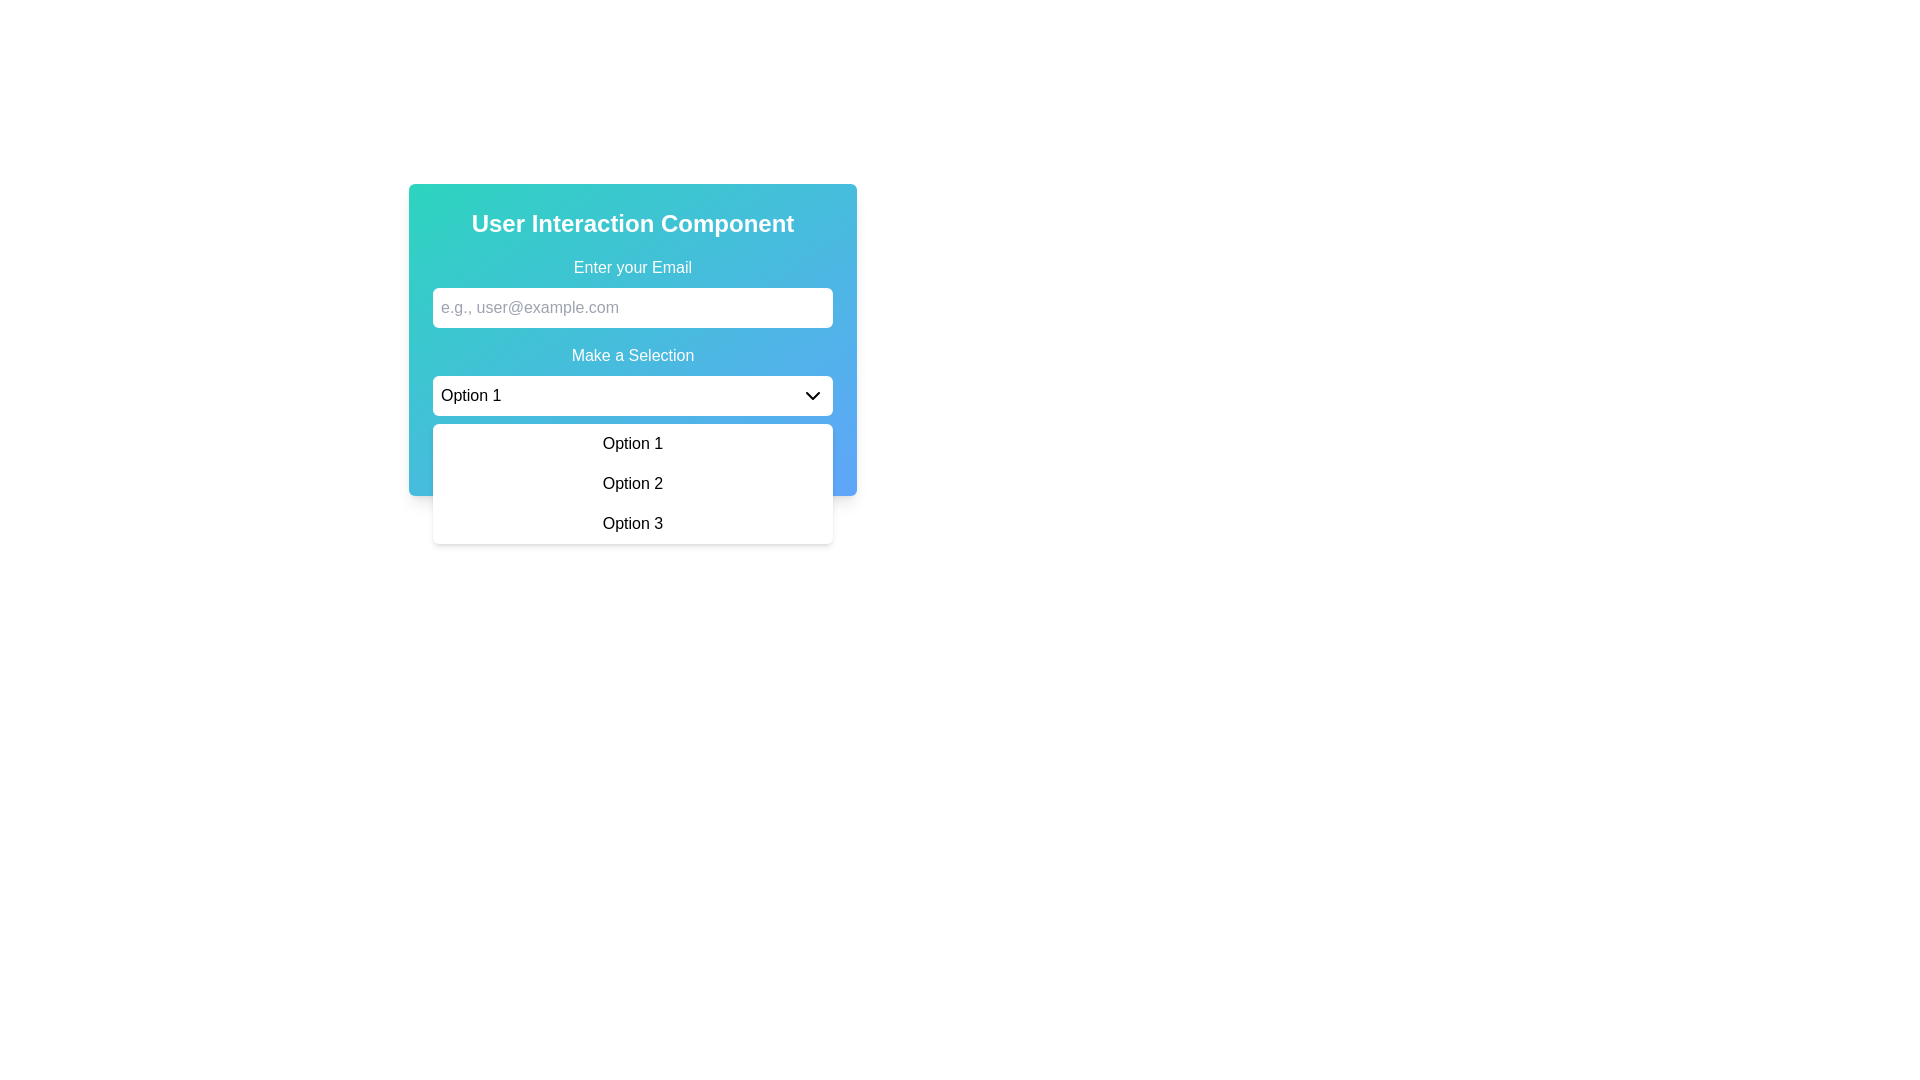  I want to click on the list item labeled 'Option 2' in the dropdown menu to trigger the background color change, so click(632, 483).